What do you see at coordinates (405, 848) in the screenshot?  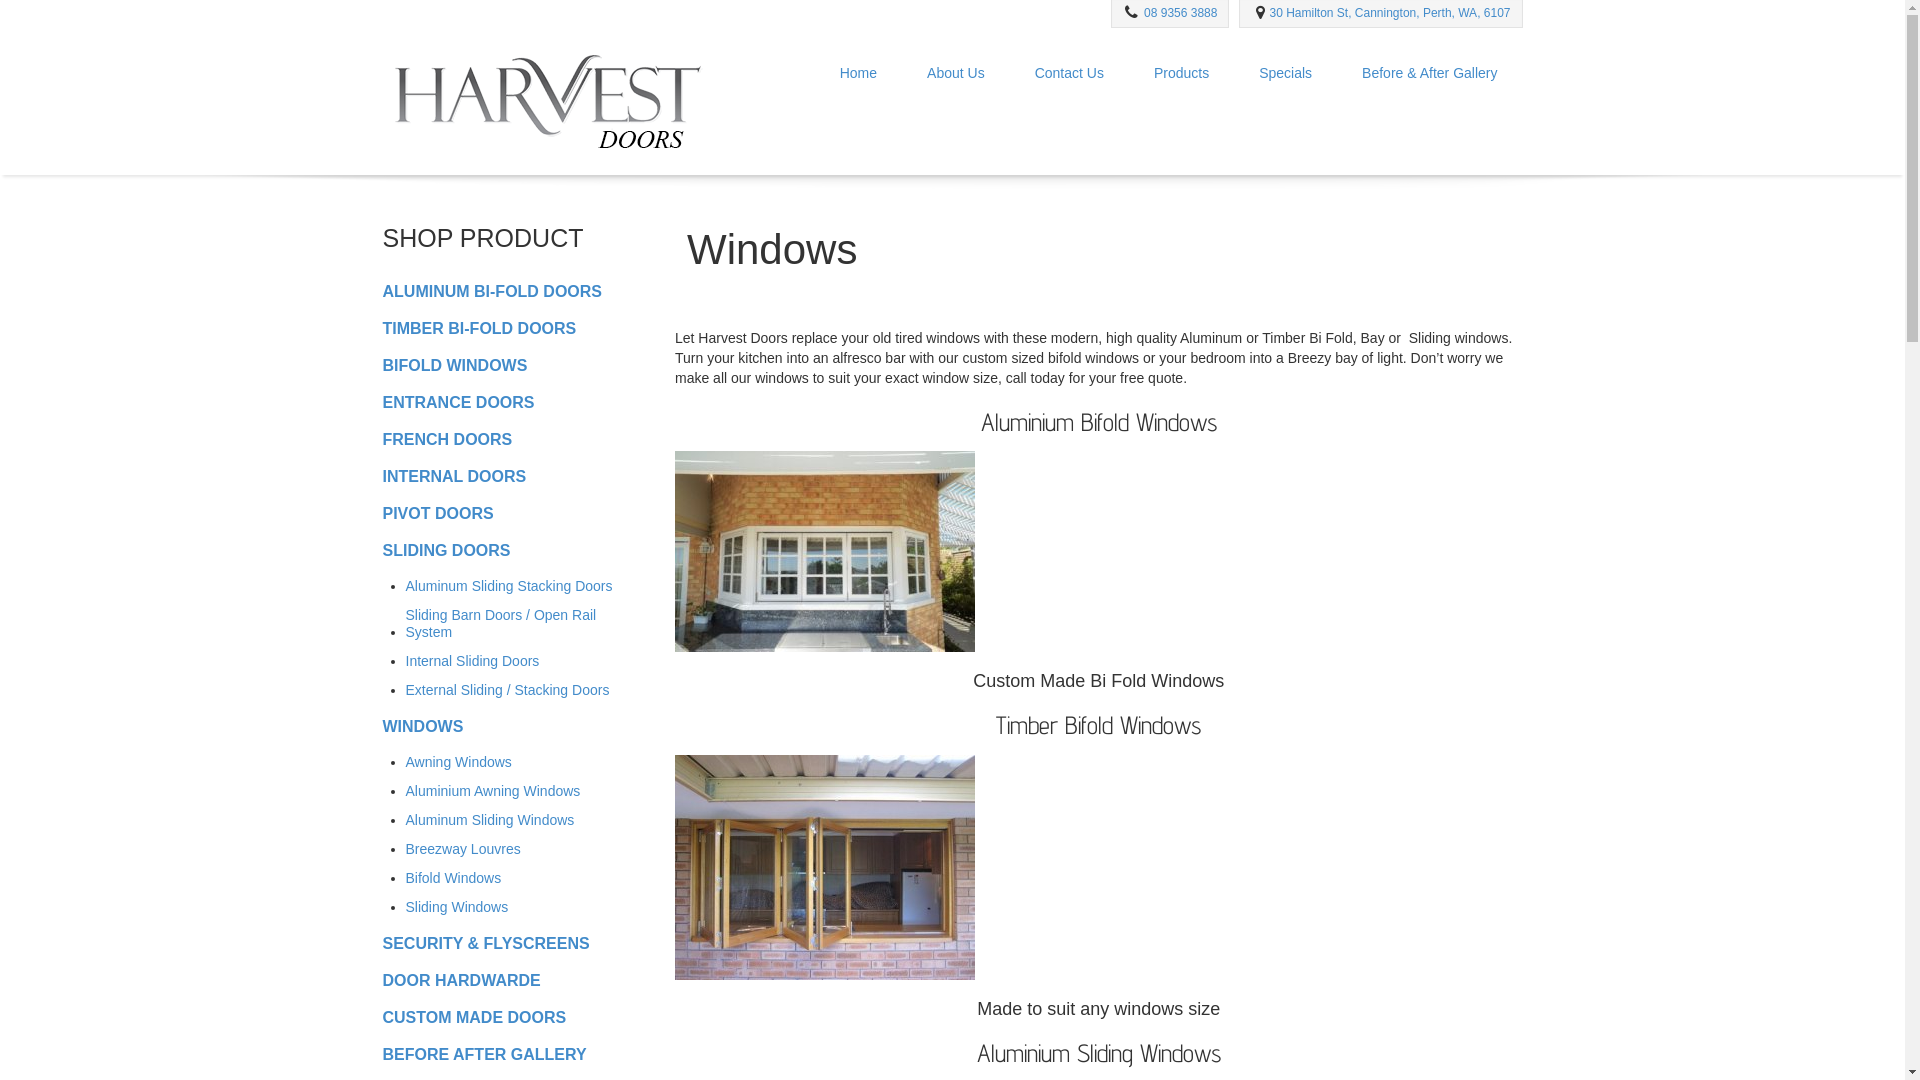 I see `'Breezway Louvres'` at bounding box center [405, 848].